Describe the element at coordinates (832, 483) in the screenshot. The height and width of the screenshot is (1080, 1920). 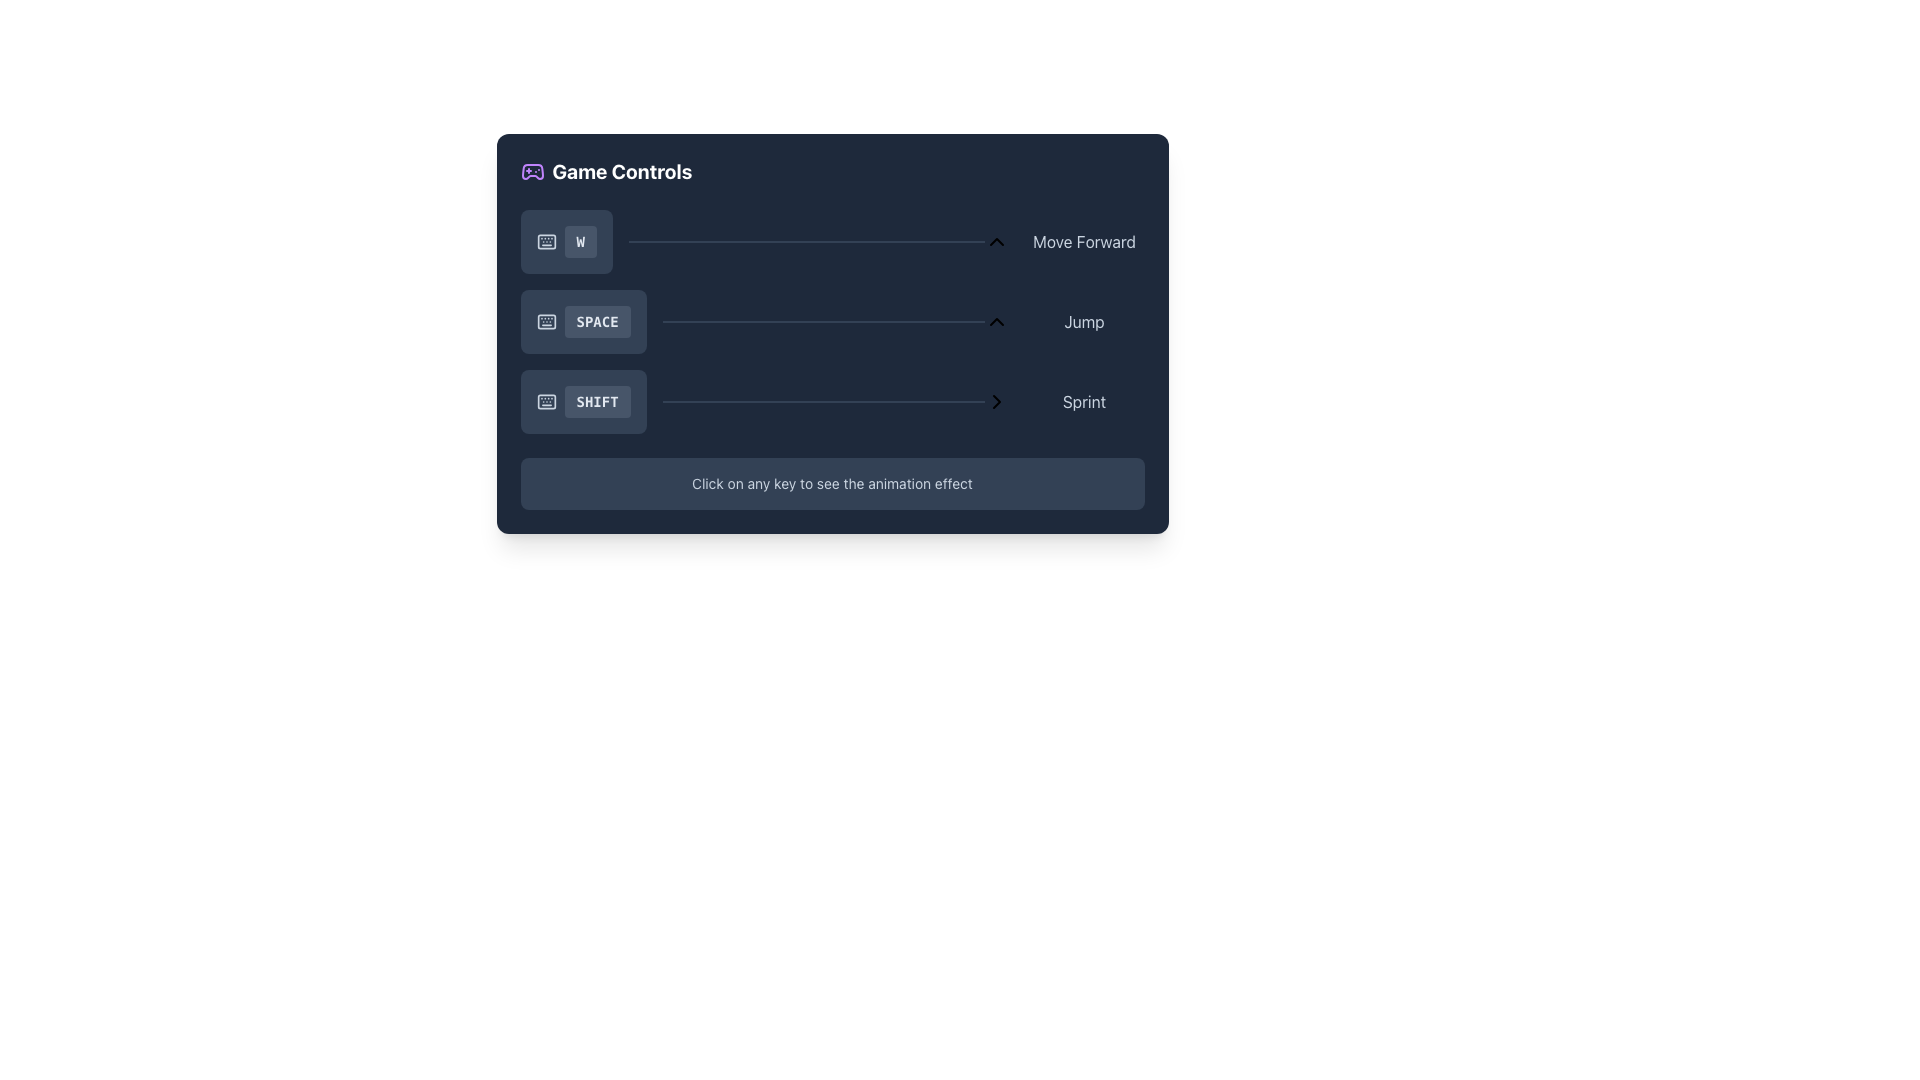
I see `the text label that says 'Click on any key` at that location.